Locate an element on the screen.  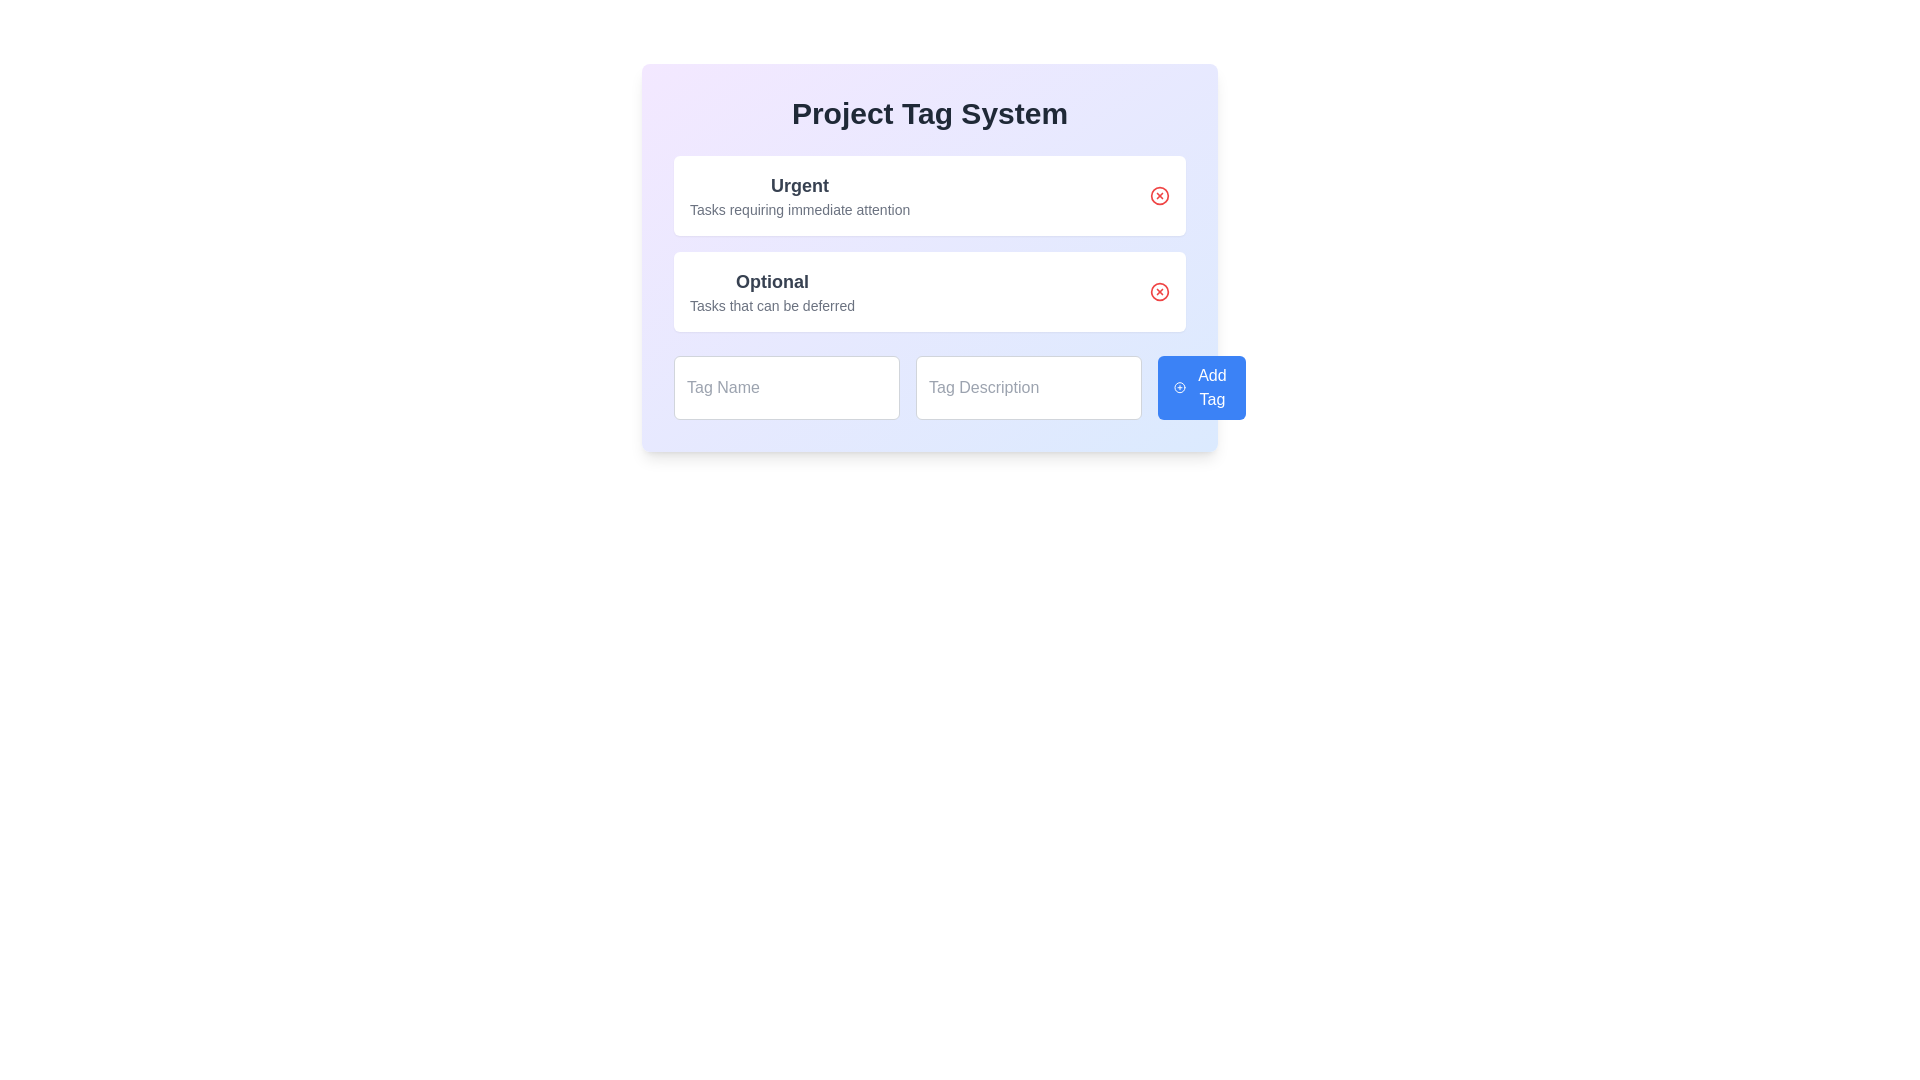
the icon that indicates an action to add a new tag, which is located to the left of the 'Add Tag' label within the blue button on the right of the input fields is located at coordinates (1180, 388).